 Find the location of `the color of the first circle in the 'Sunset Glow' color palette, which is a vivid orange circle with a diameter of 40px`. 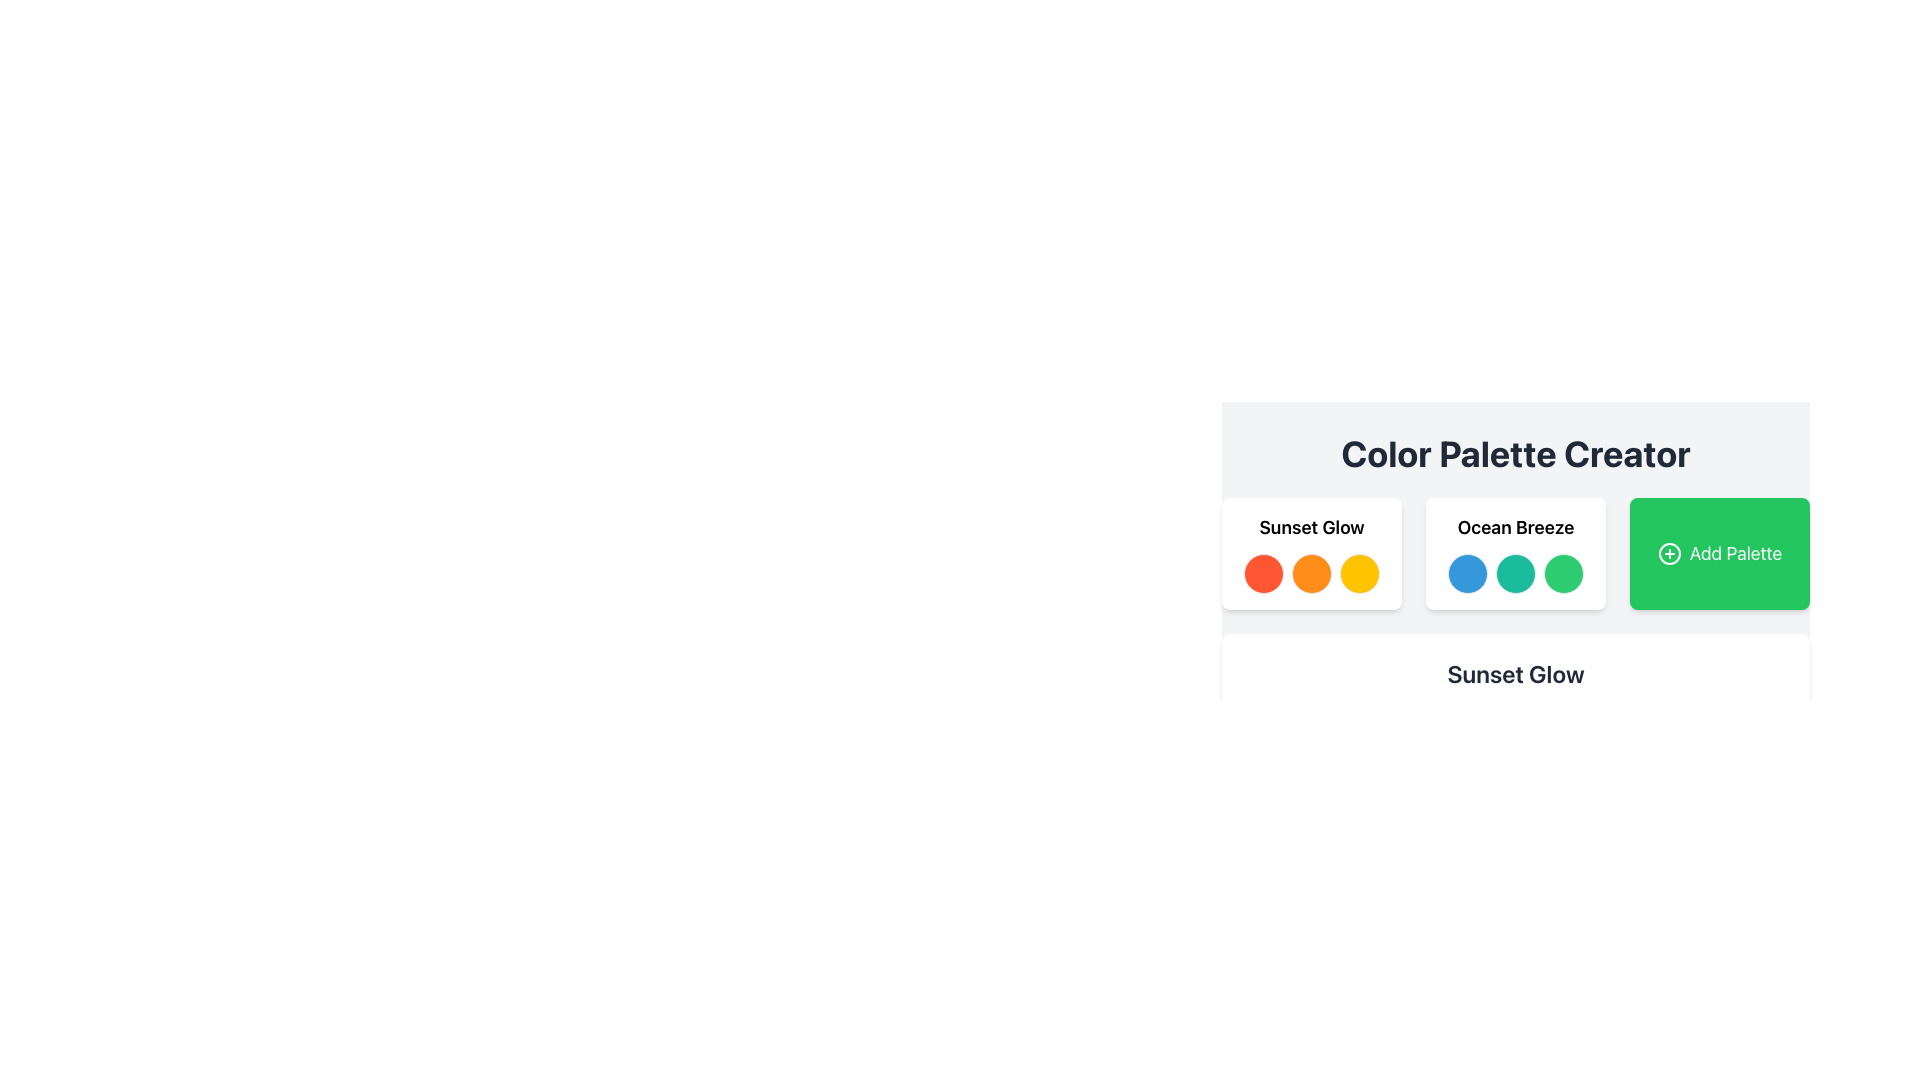

the color of the first circle in the 'Sunset Glow' color palette, which is a vivid orange circle with a diameter of 40px is located at coordinates (1262, 574).